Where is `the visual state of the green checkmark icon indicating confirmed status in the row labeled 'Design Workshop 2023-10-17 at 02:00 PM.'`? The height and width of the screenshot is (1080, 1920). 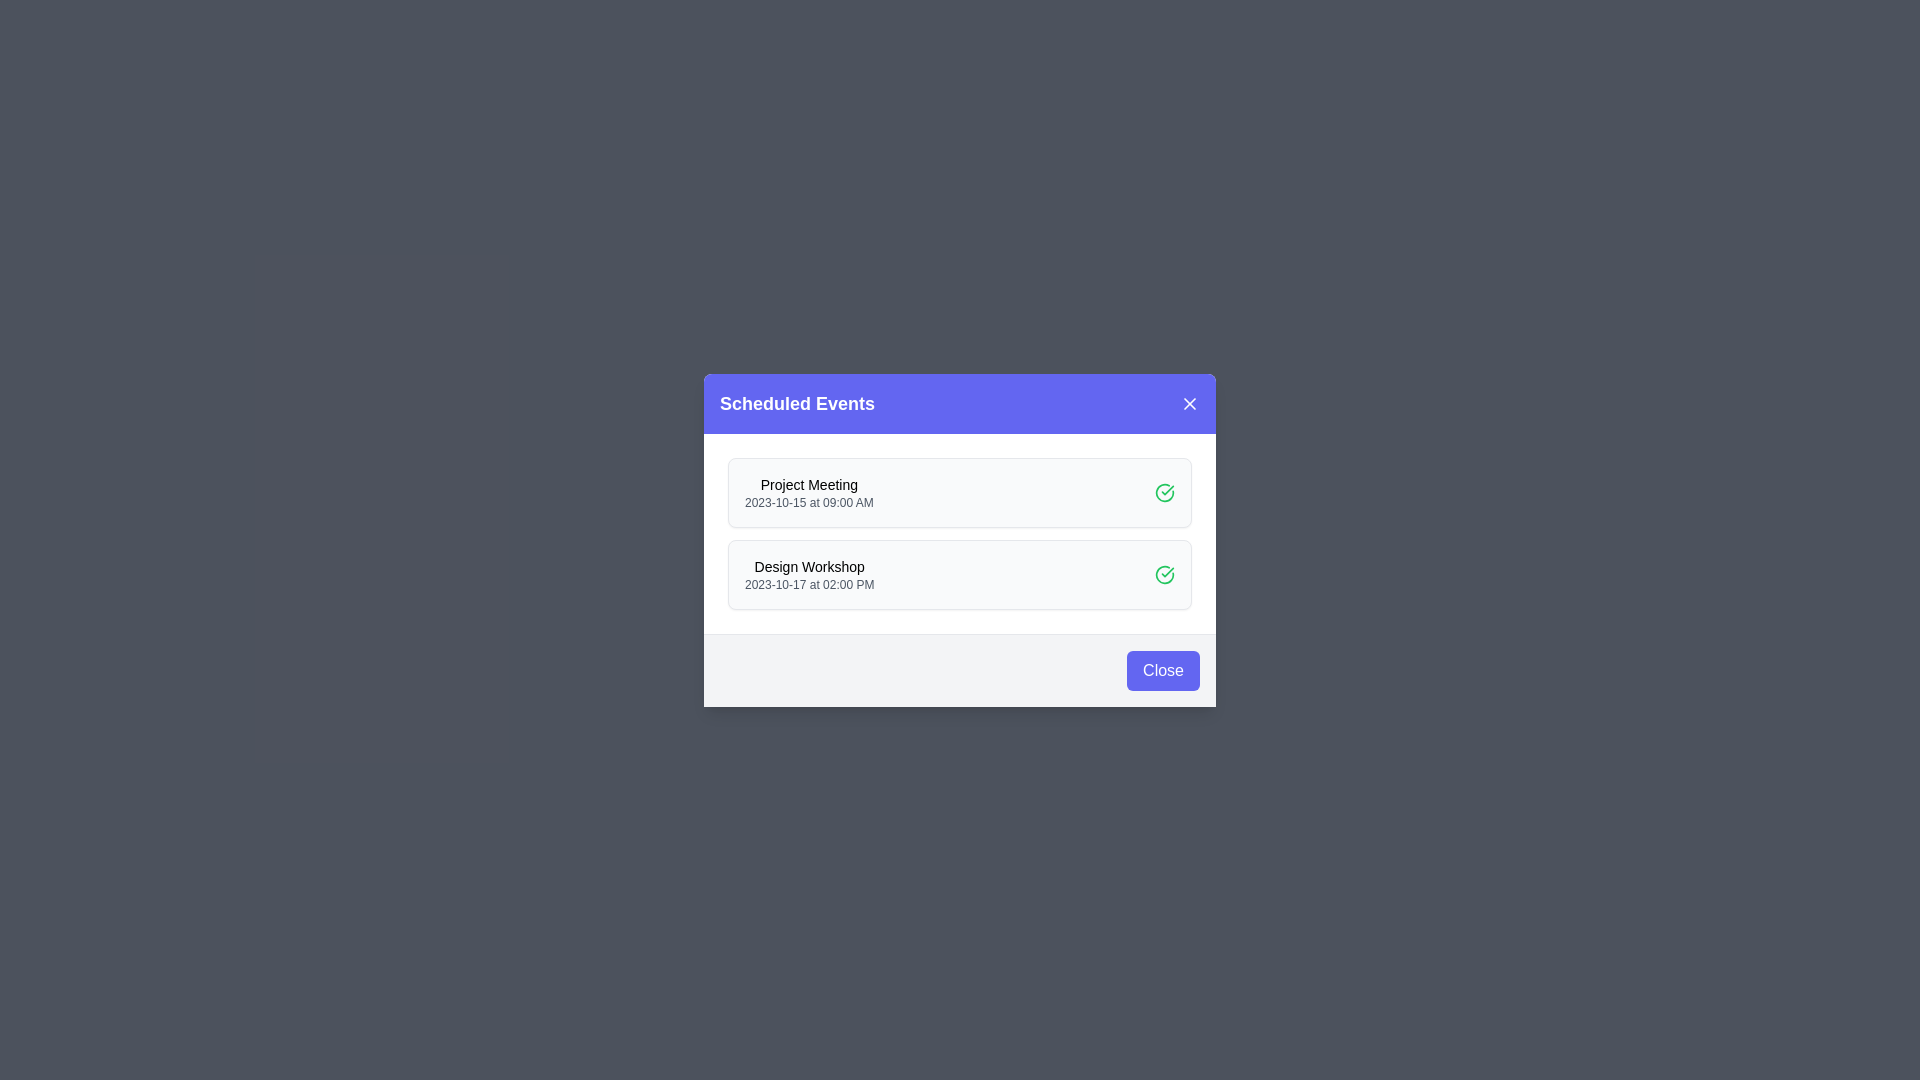
the visual state of the green checkmark icon indicating confirmed status in the row labeled 'Design Workshop 2023-10-17 at 02:00 PM.' is located at coordinates (1165, 574).